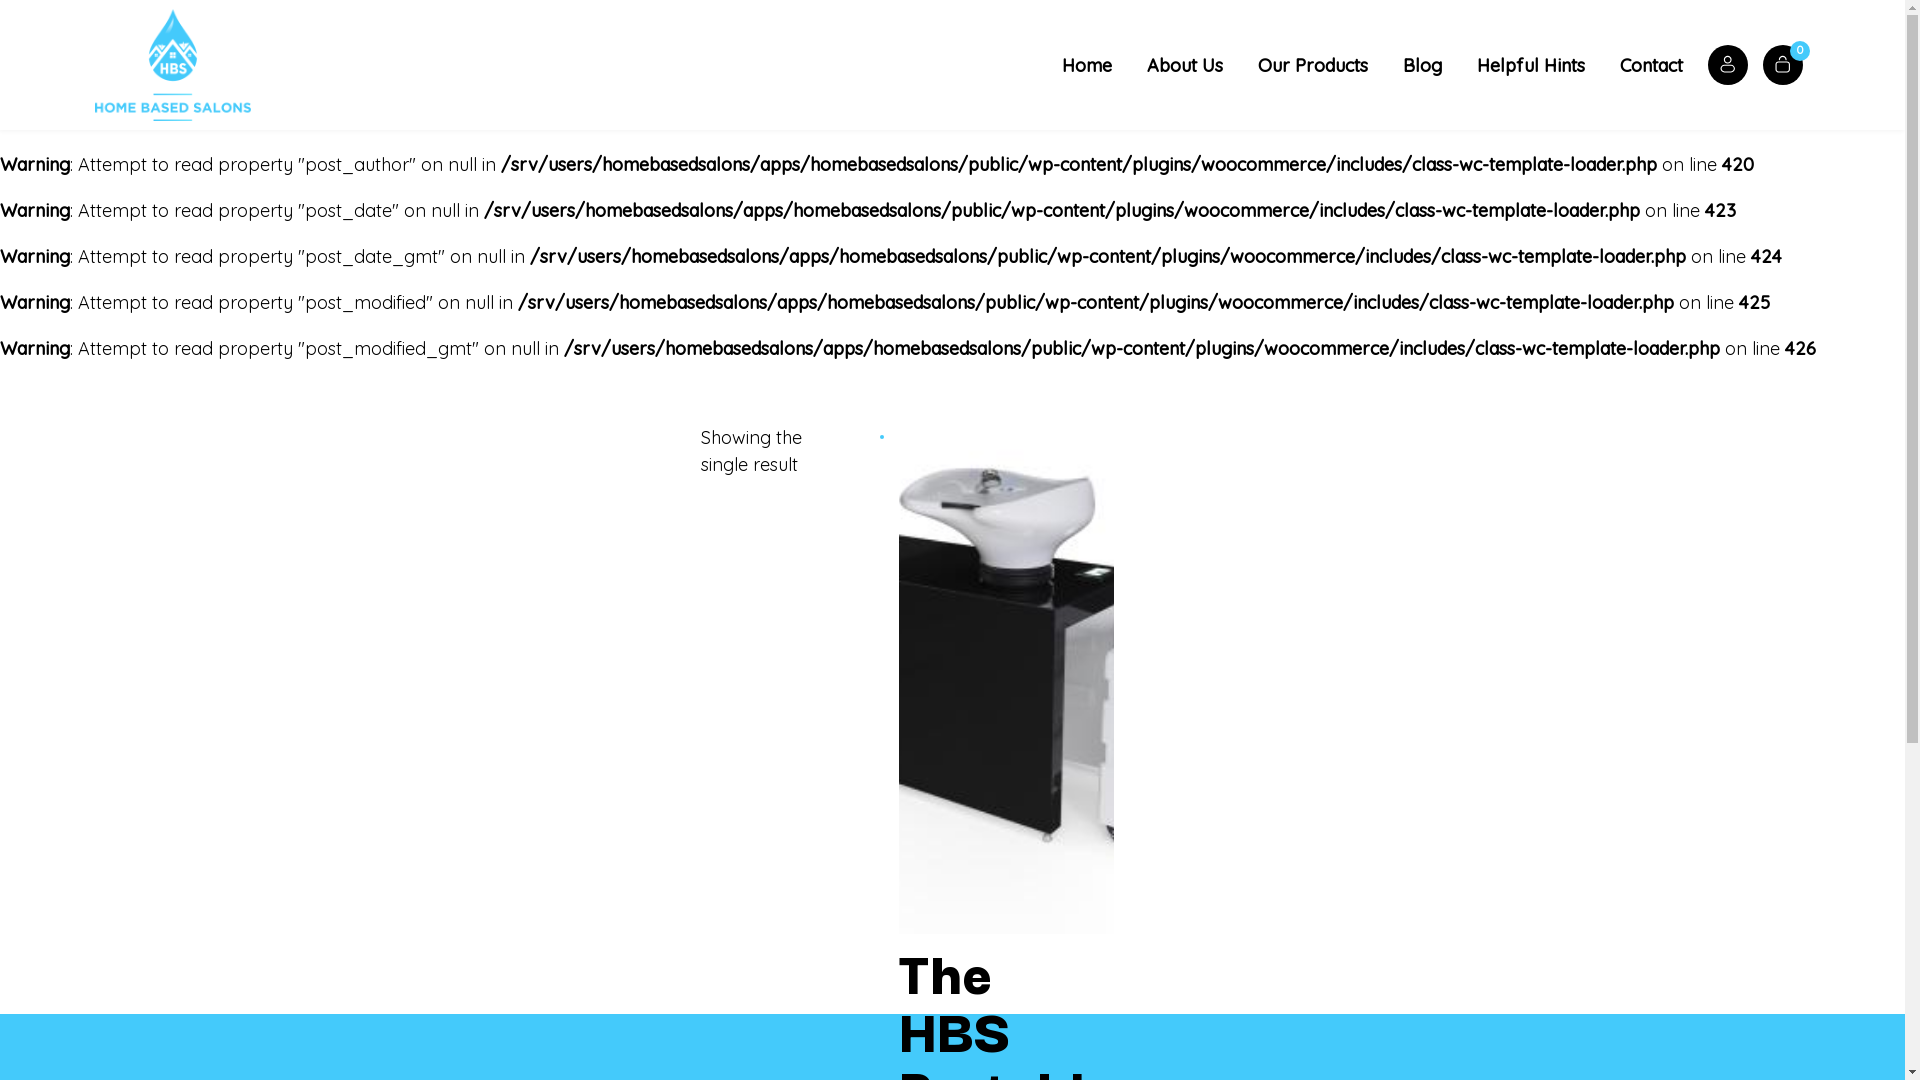 The height and width of the screenshot is (1080, 1920). What do you see at coordinates (1085, 64) in the screenshot?
I see `'Home'` at bounding box center [1085, 64].